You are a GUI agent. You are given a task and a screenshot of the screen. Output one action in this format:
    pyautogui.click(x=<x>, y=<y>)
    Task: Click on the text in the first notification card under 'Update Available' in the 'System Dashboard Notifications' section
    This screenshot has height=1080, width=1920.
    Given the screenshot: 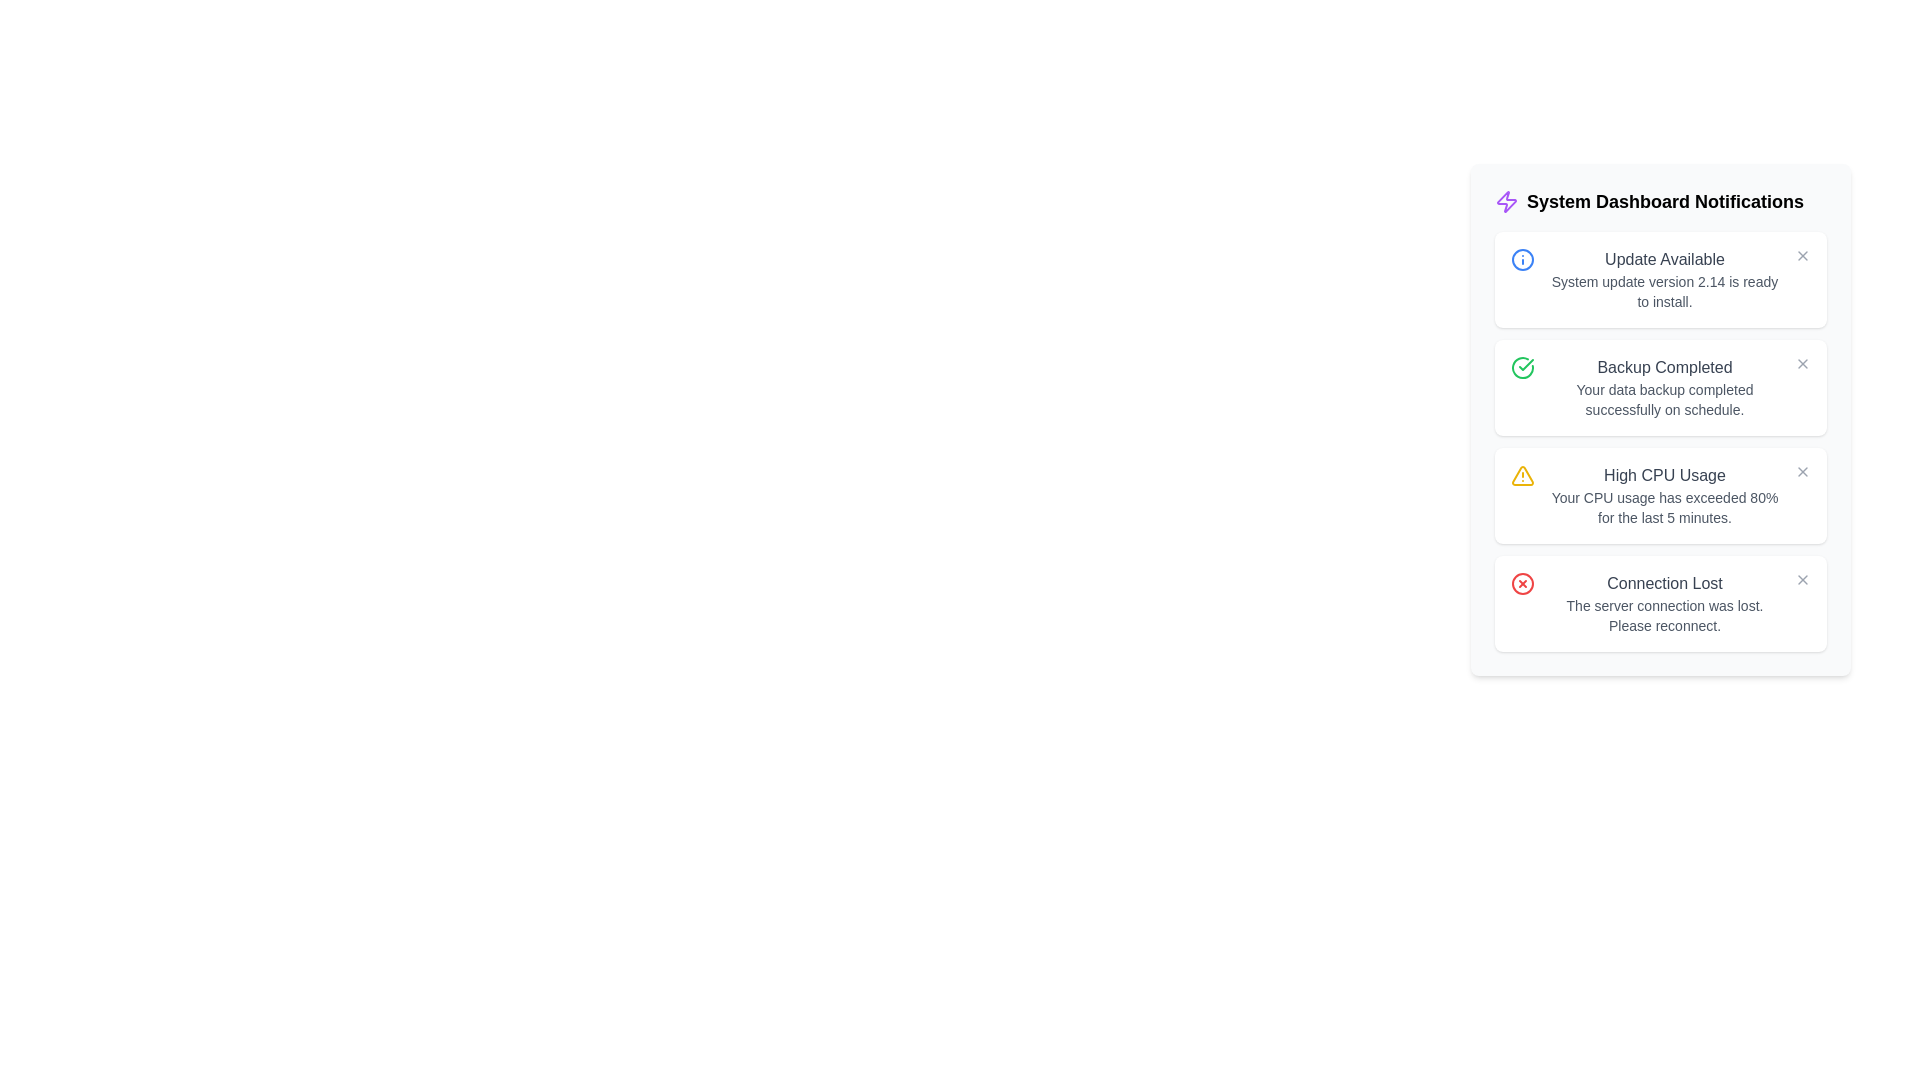 What is the action you would take?
    pyautogui.click(x=1665, y=292)
    